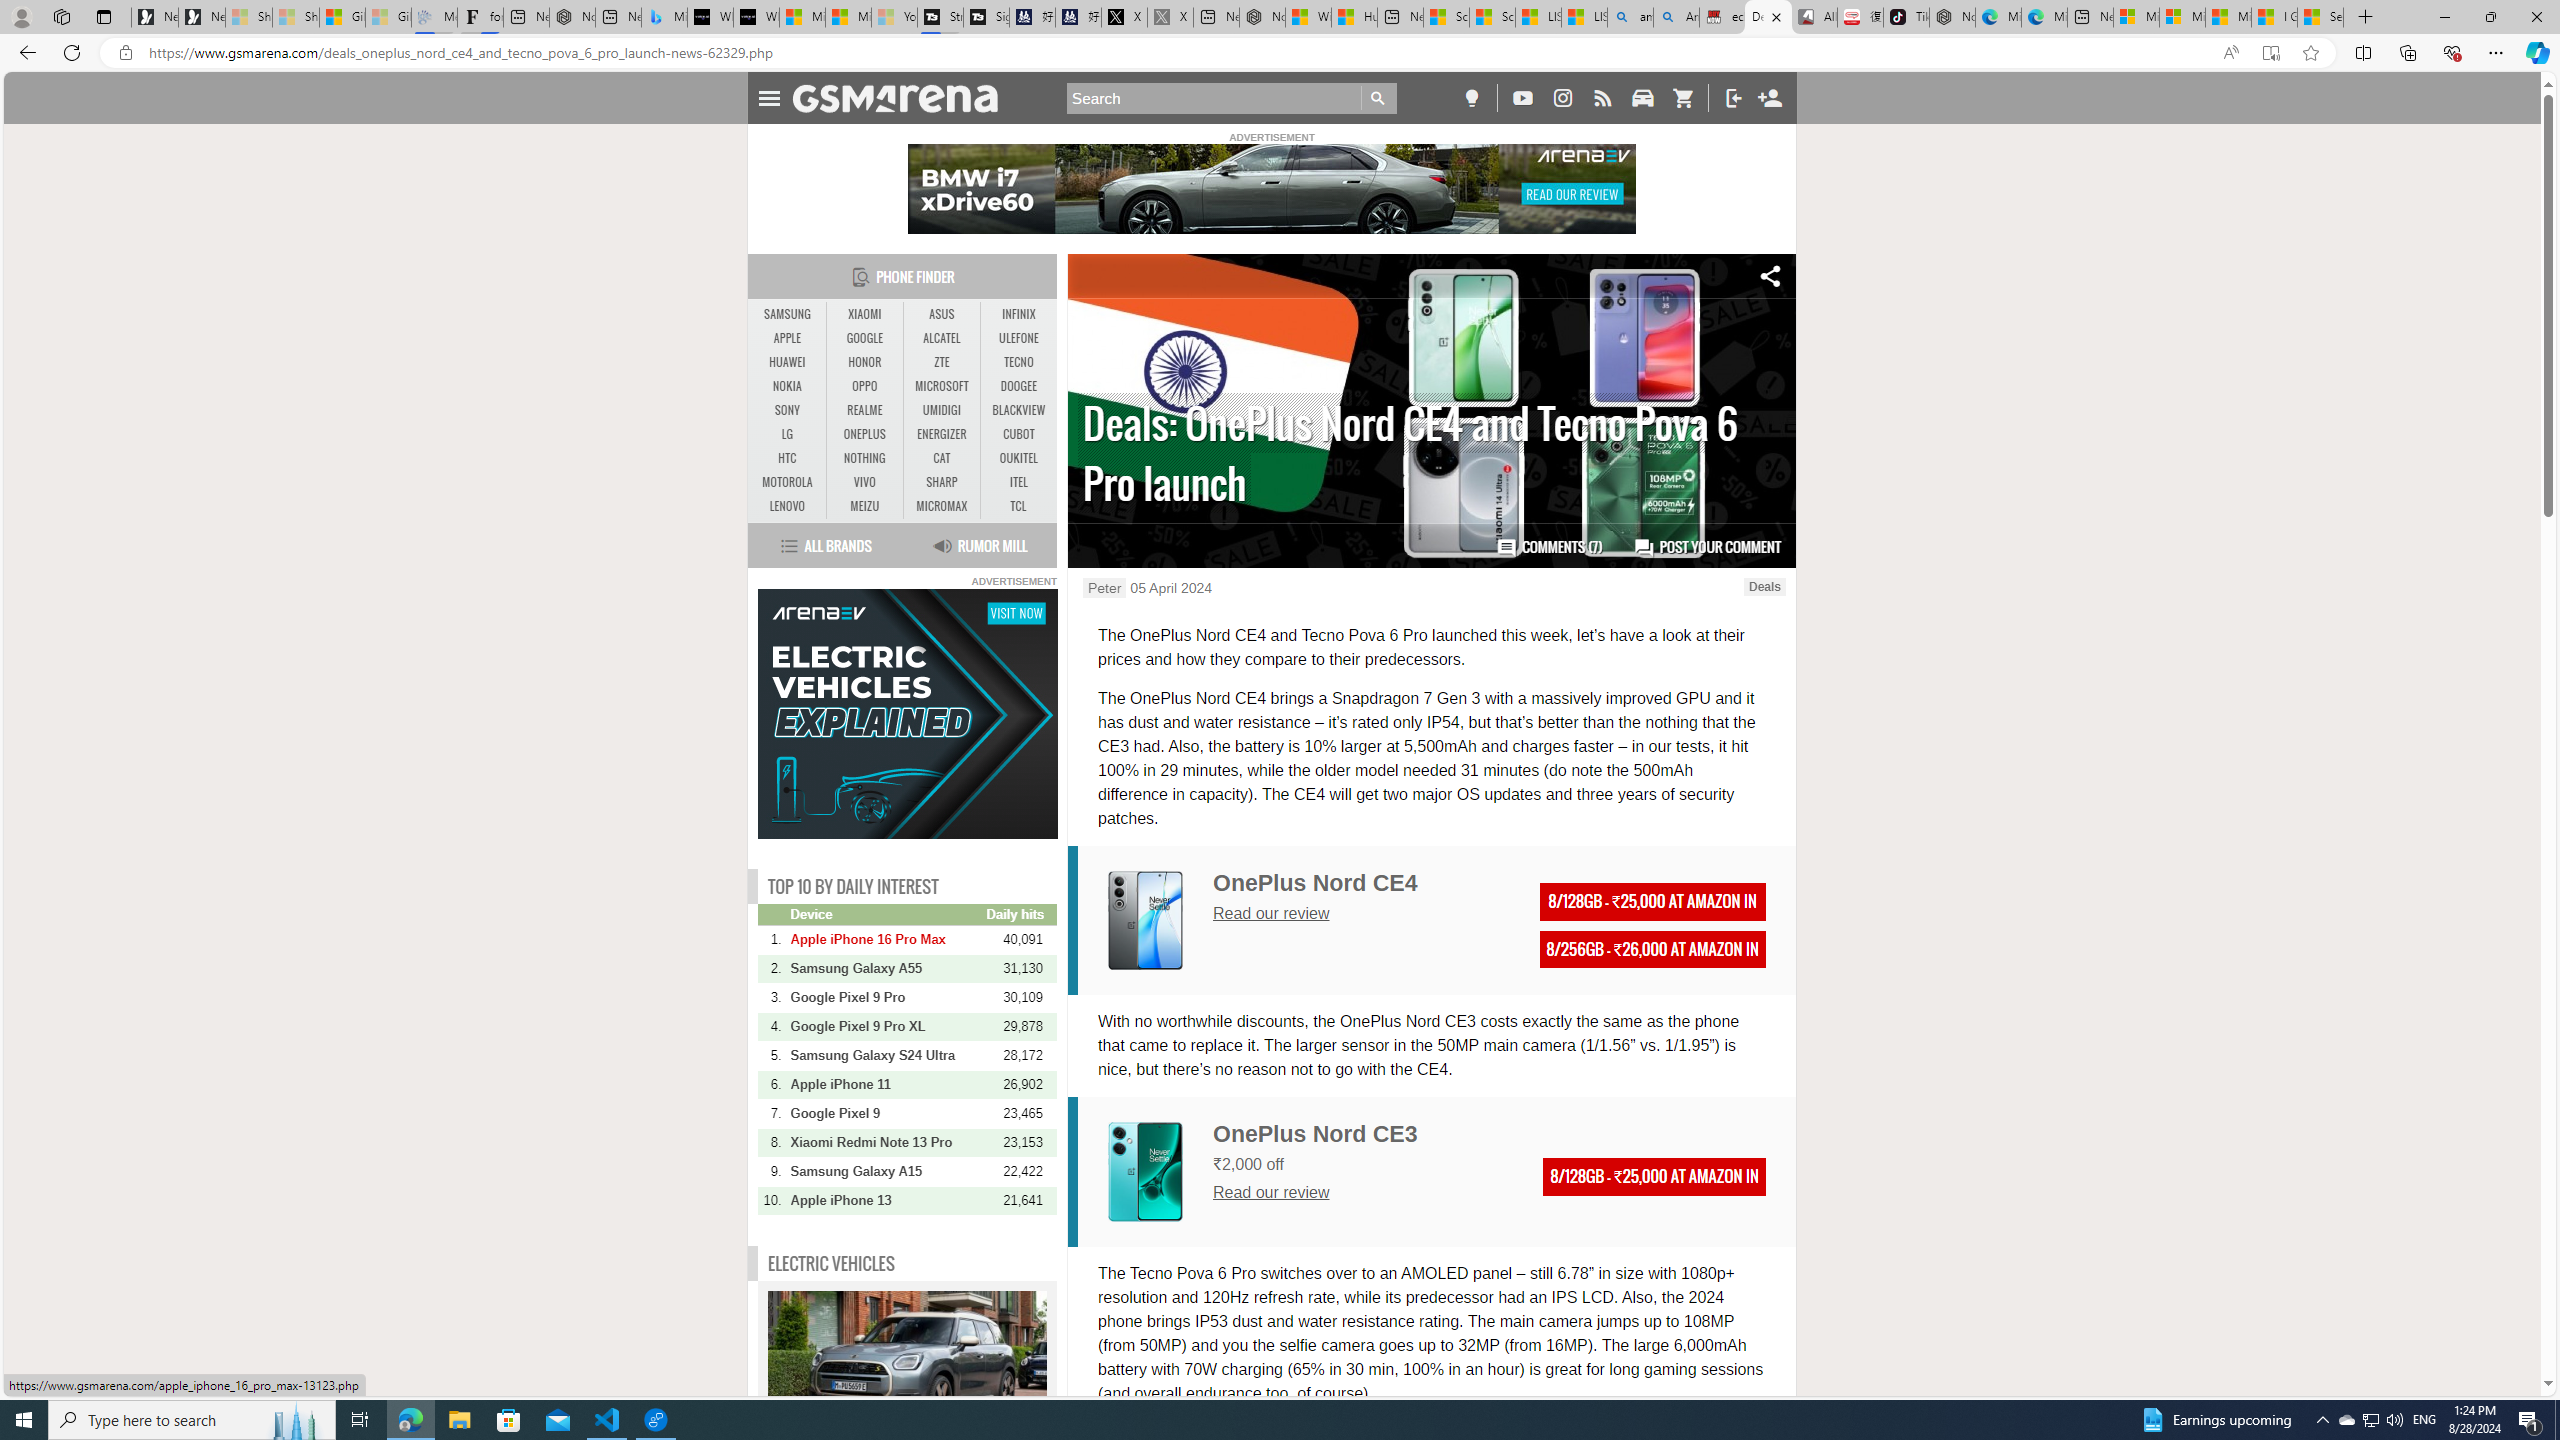 The height and width of the screenshot is (1440, 2560). Describe the element at coordinates (1018, 361) in the screenshot. I see `'TECNO'` at that location.